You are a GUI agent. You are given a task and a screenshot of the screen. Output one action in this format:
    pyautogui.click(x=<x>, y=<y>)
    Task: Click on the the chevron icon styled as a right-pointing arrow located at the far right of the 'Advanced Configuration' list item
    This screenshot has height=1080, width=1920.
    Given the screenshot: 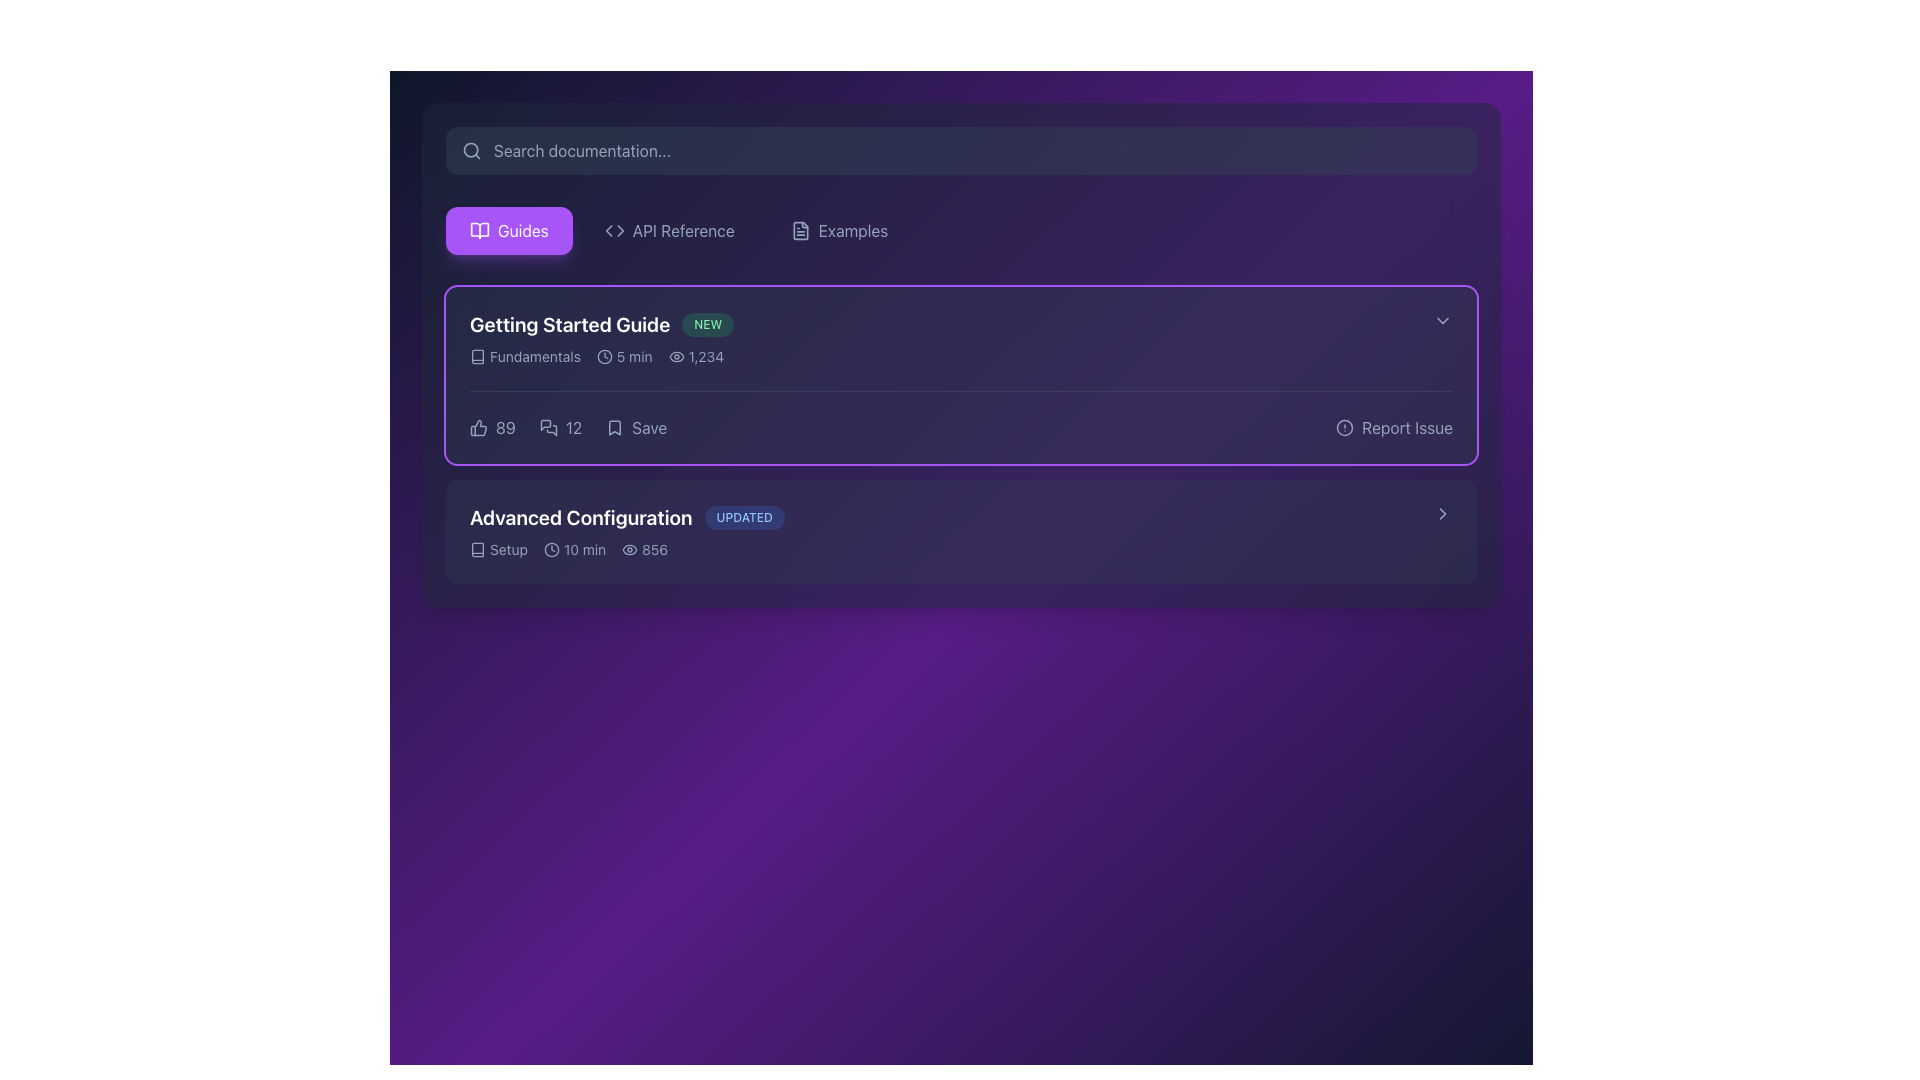 What is the action you would take?
    pyautogui.click(x=1443, y=512)
    